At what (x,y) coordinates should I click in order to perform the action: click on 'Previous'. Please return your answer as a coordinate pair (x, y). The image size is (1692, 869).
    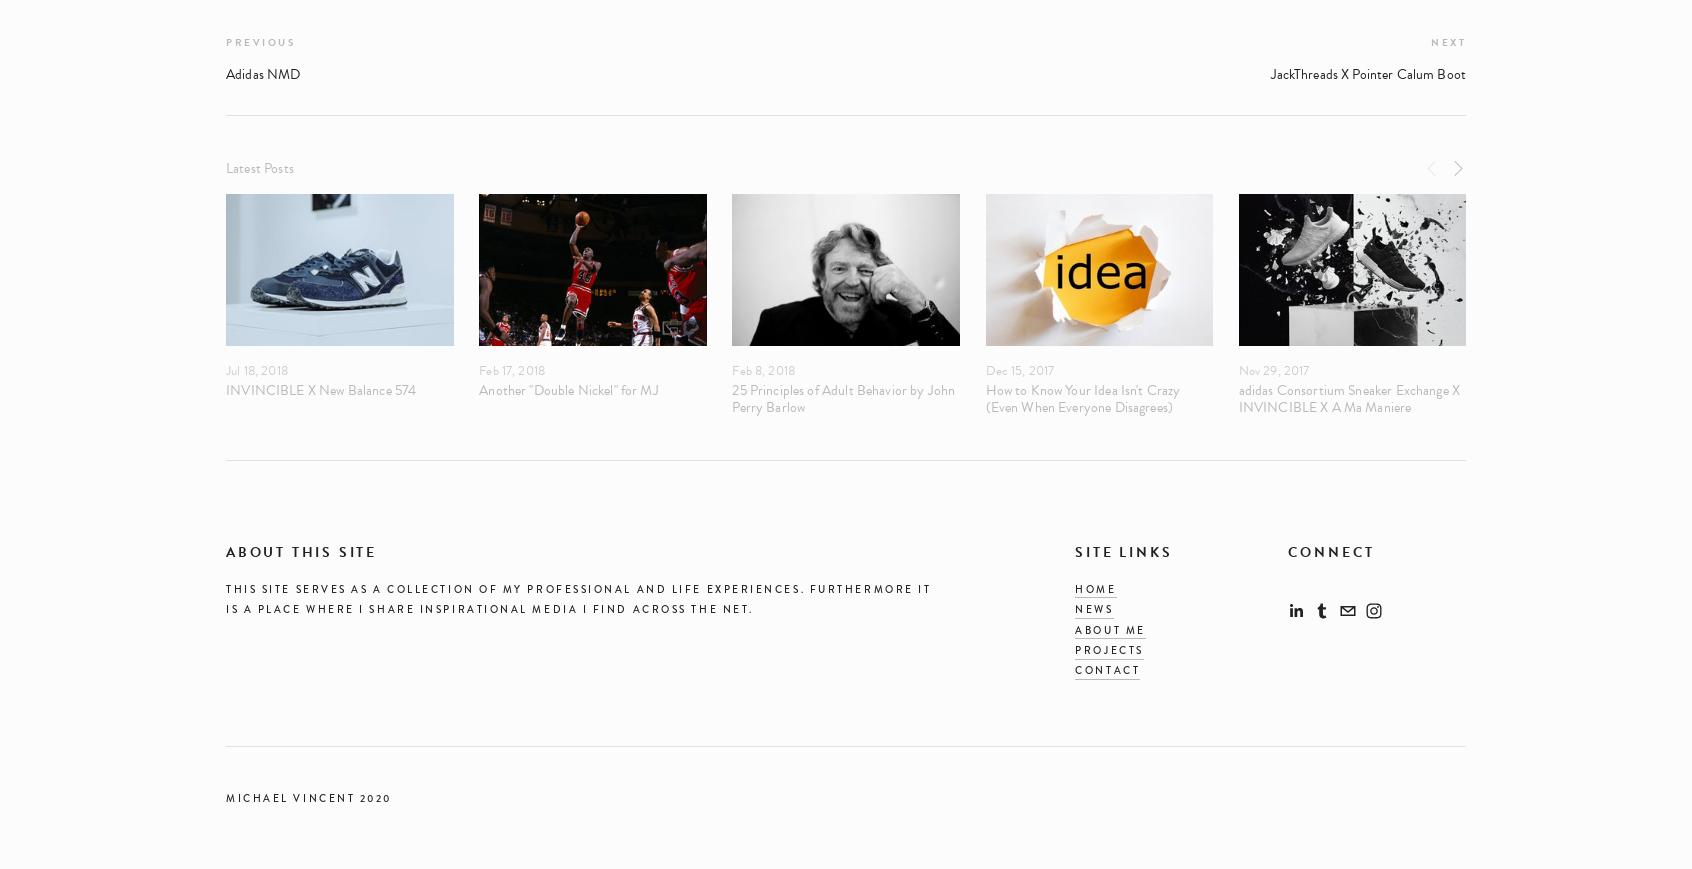
    Looking at the image, I should click on (260, 40).